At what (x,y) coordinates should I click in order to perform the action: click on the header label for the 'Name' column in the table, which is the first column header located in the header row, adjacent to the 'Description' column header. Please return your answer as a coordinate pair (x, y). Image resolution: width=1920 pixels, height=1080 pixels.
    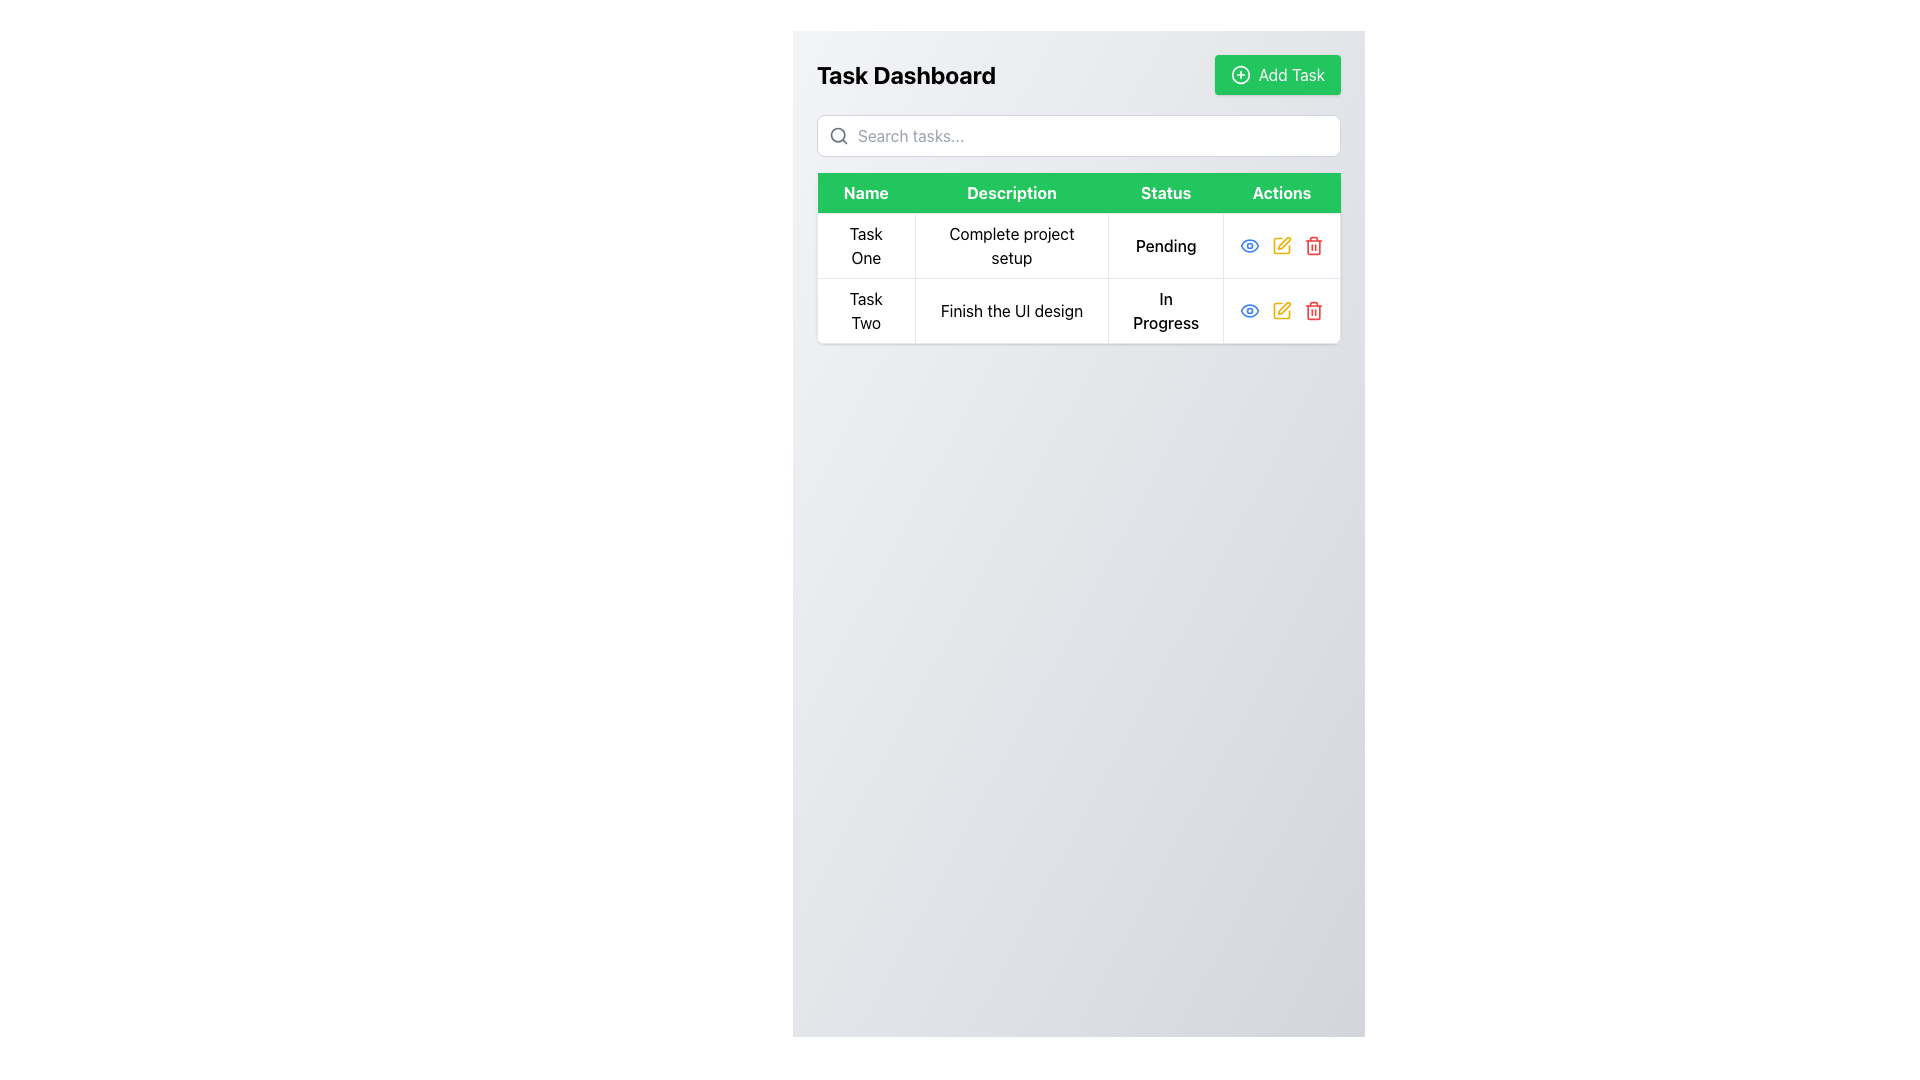
    Looking at the image, I should click on (866, 193).